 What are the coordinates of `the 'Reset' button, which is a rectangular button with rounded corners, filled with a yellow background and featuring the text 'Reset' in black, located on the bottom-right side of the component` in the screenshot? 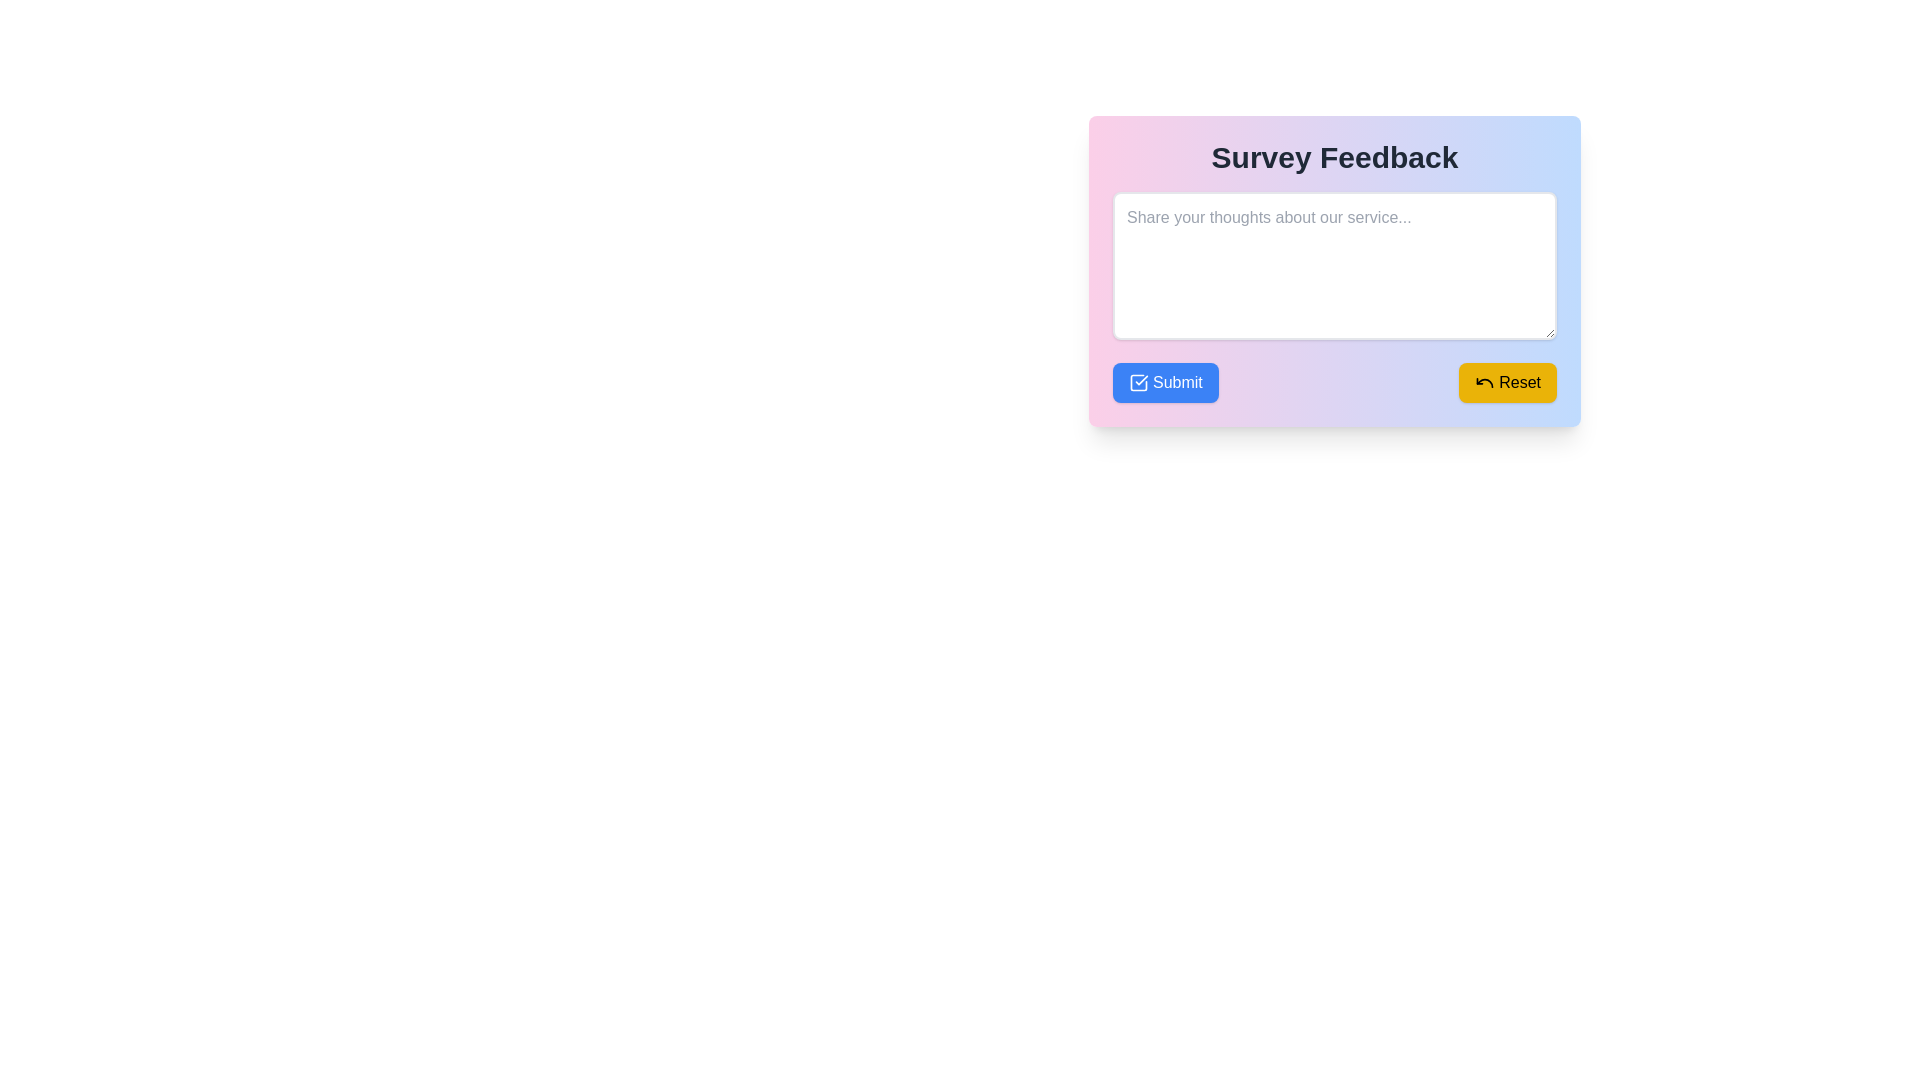 It's located at (1508, 382).